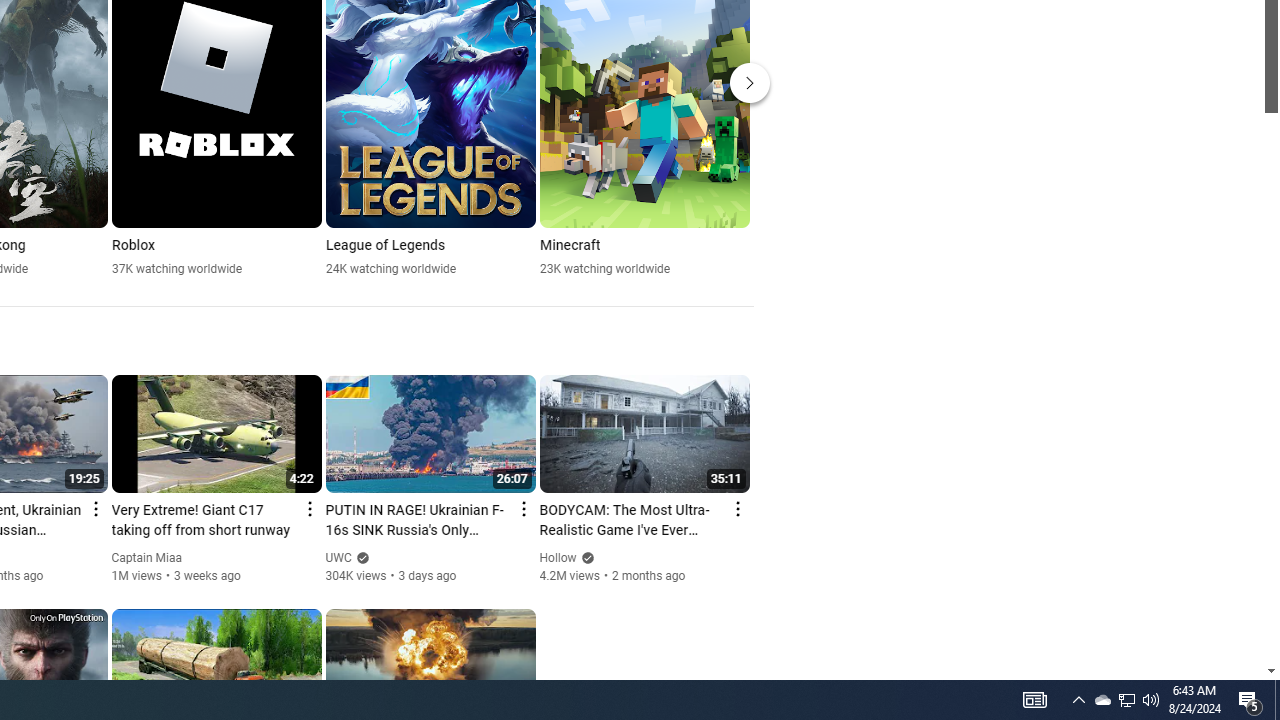  What do you see at coordinates (736, 508) in the screenshot?
I see `'Action menu'` at bounding box center [736, 508].